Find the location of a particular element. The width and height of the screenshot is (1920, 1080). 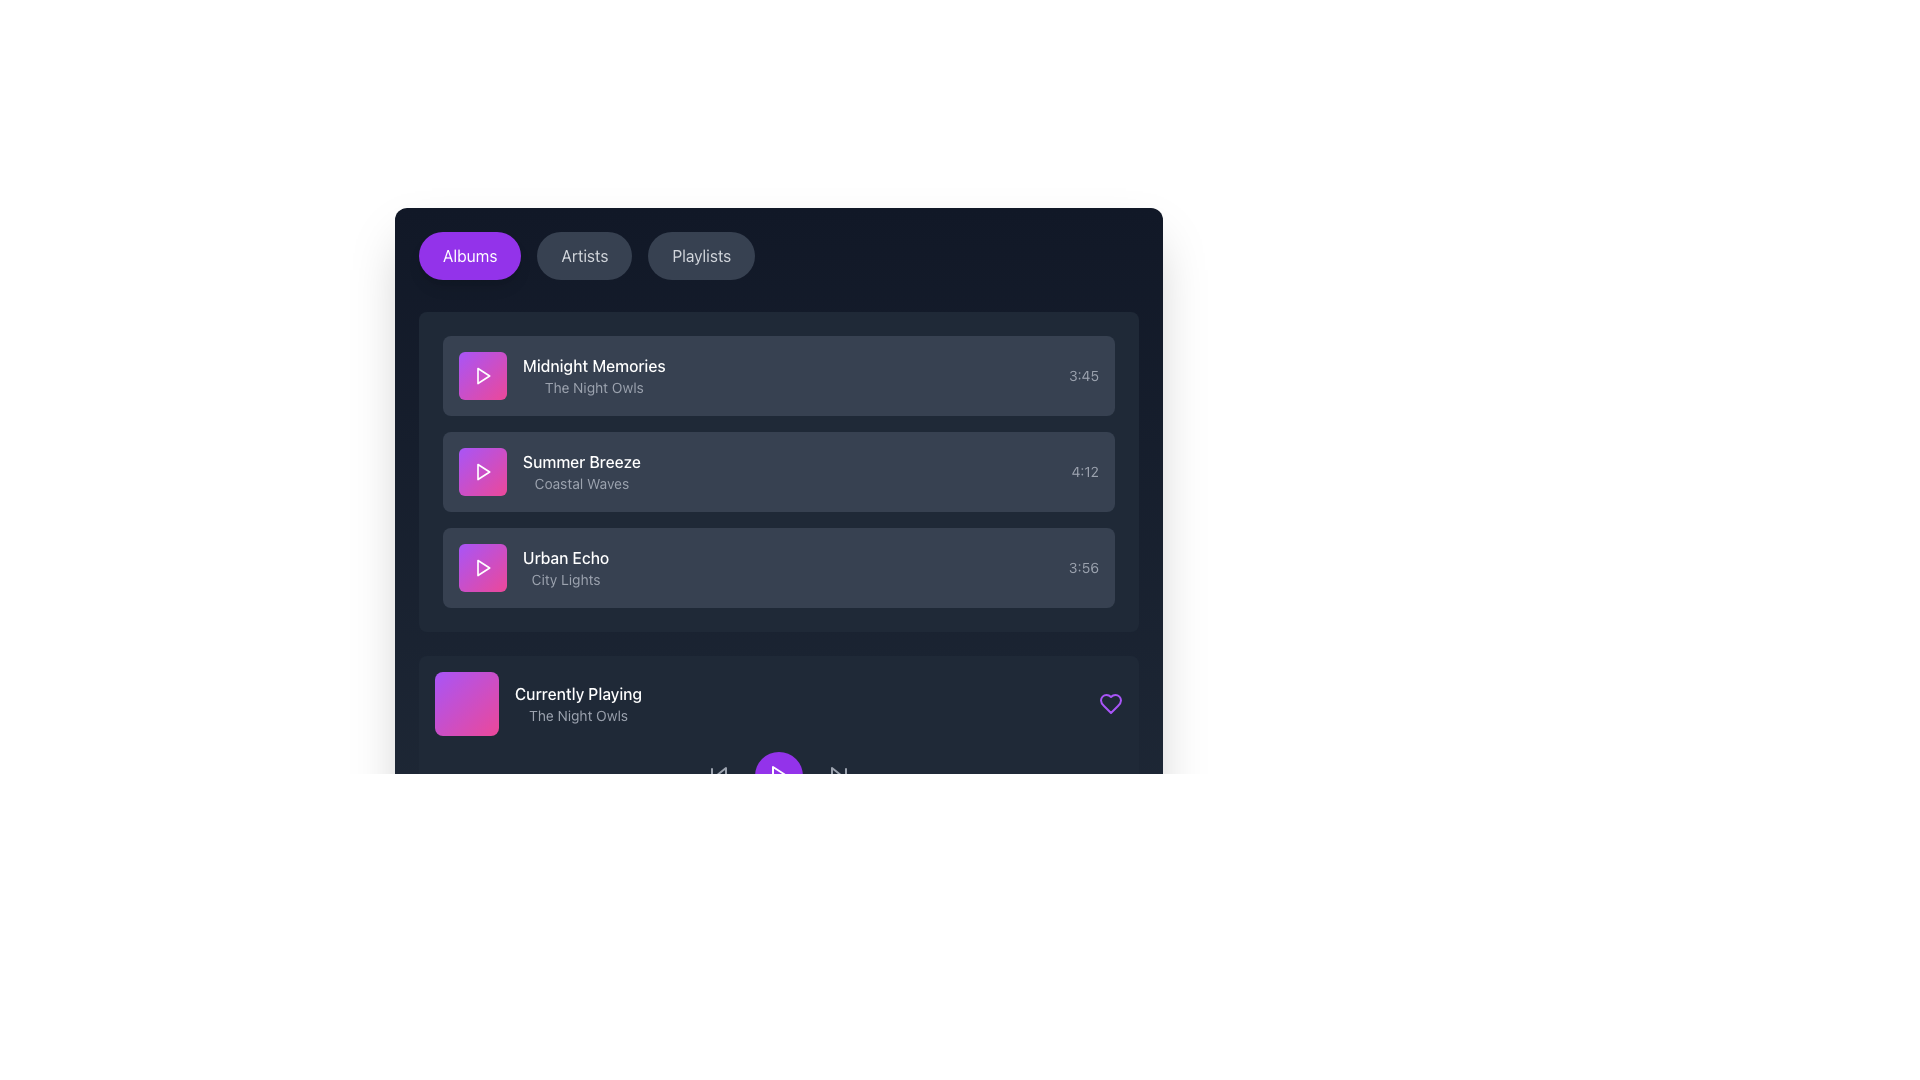

text display element that shows the track name 'Midnight Memories' and the artist 'The Night Owls', located in the first item of the music track list, to gather information is located at coordinates (593, 375).